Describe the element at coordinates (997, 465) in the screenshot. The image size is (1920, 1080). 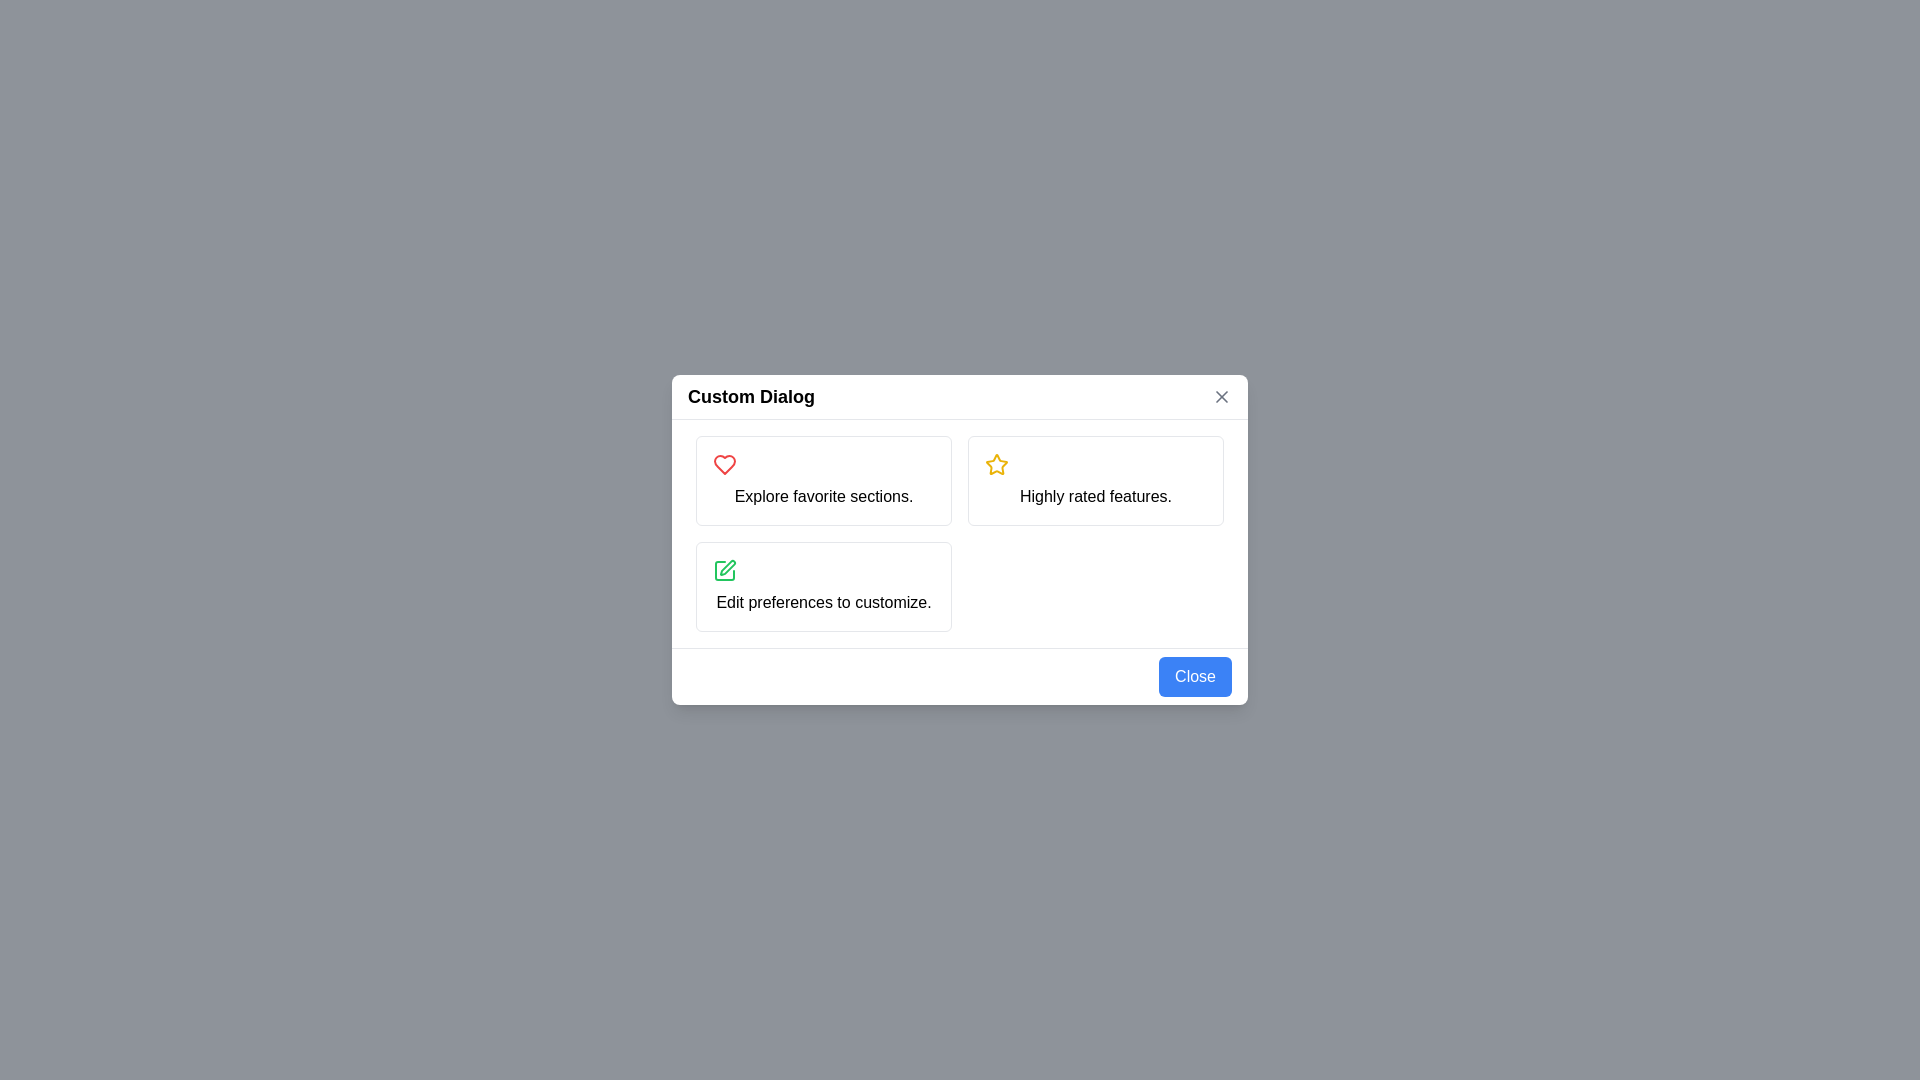
I see `the star rating icon in the top-right section of the dialog box that indicates 'Highly rated features'` at that location.